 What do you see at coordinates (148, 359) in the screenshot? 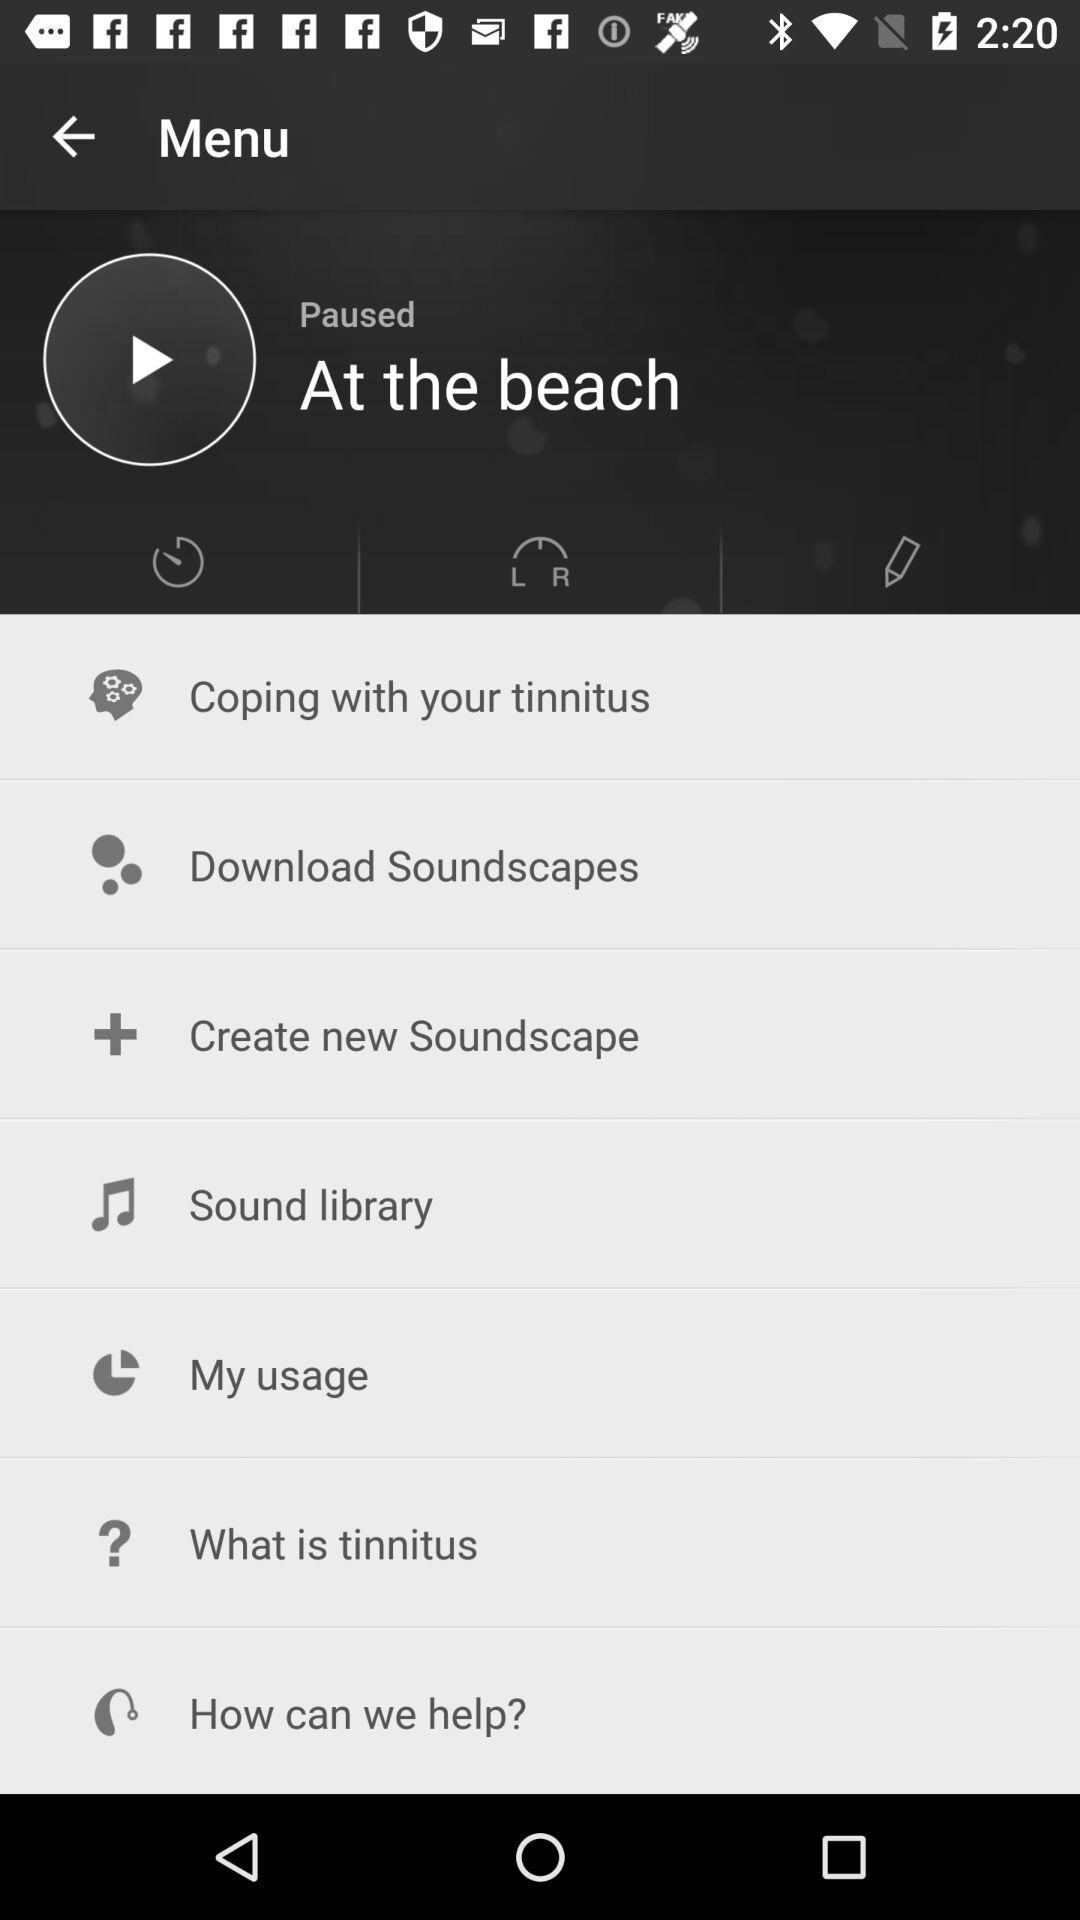
I see `the play icon` at bounding box center [148, 359].